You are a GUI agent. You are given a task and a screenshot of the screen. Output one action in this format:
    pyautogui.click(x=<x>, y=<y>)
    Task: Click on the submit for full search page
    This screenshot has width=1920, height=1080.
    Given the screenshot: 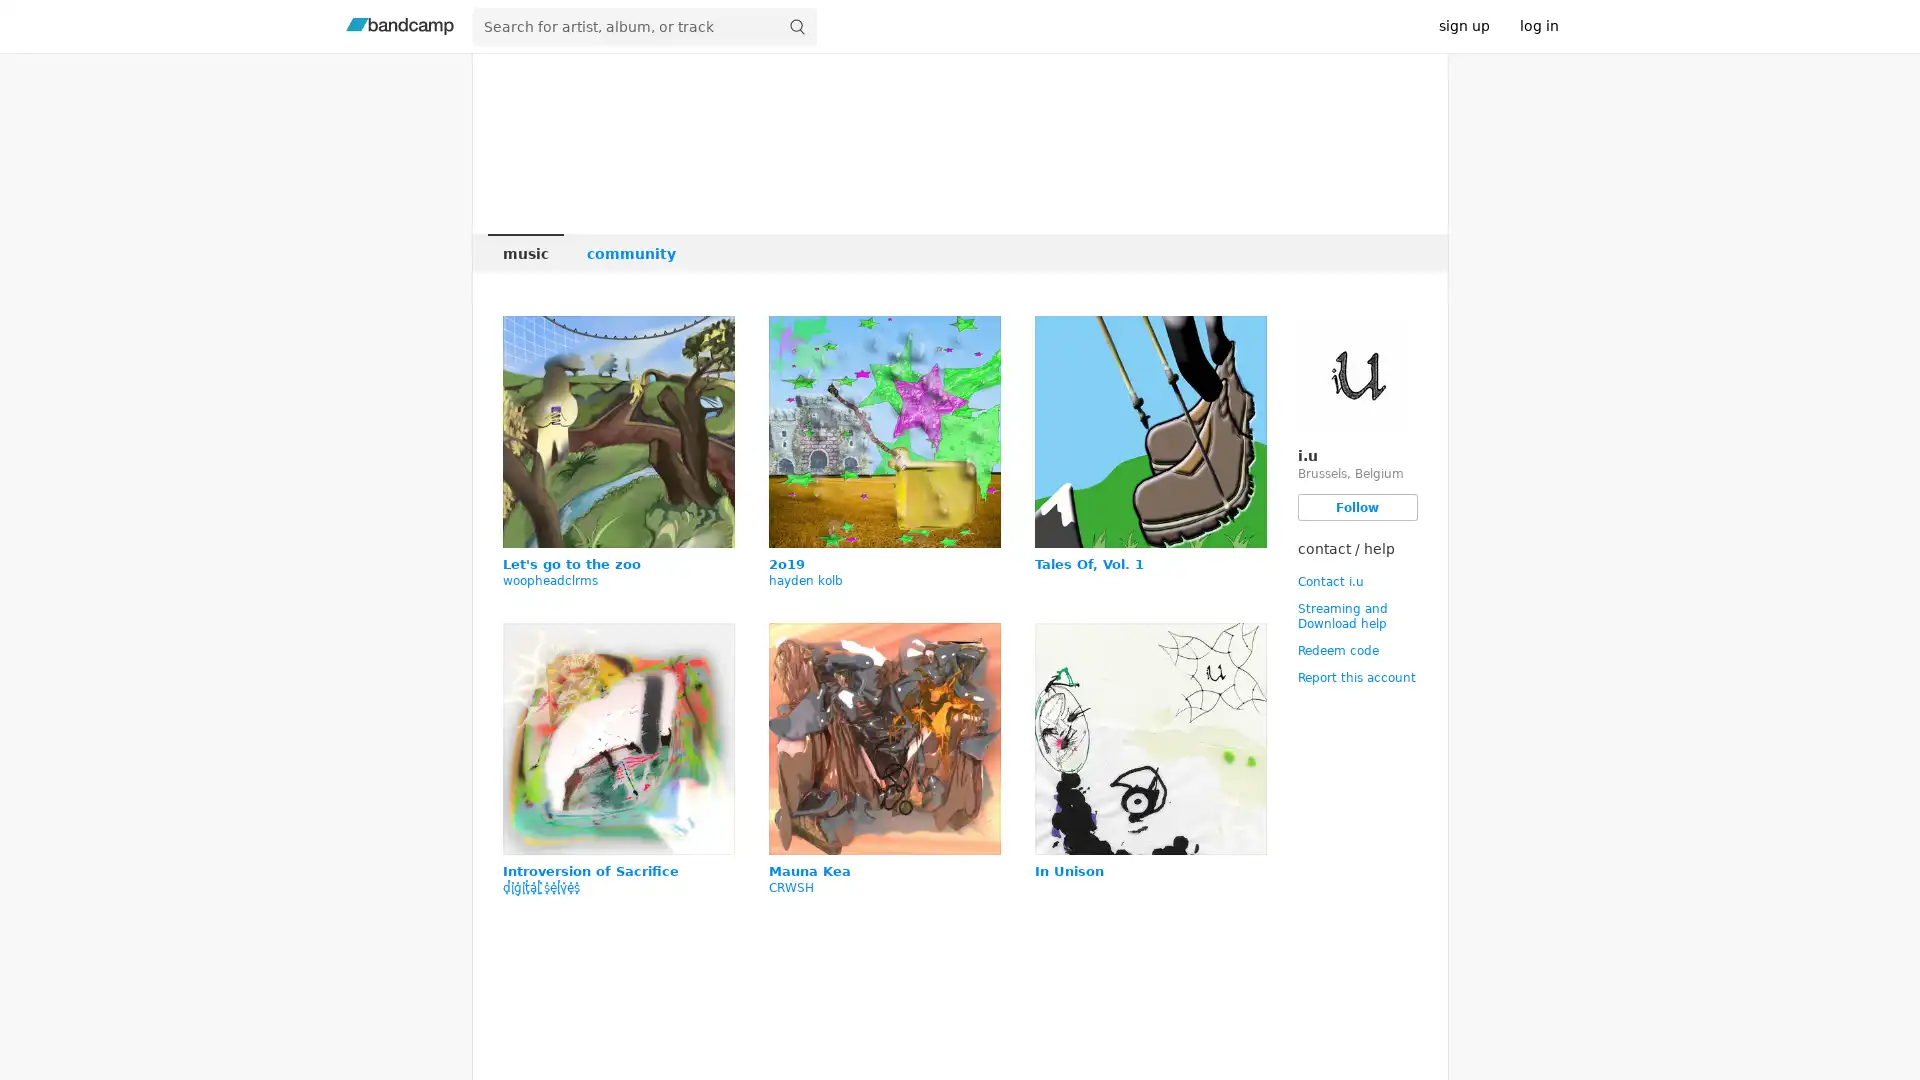 What is the action you would take?
    pyautogui.click(x=795, y=26)
    